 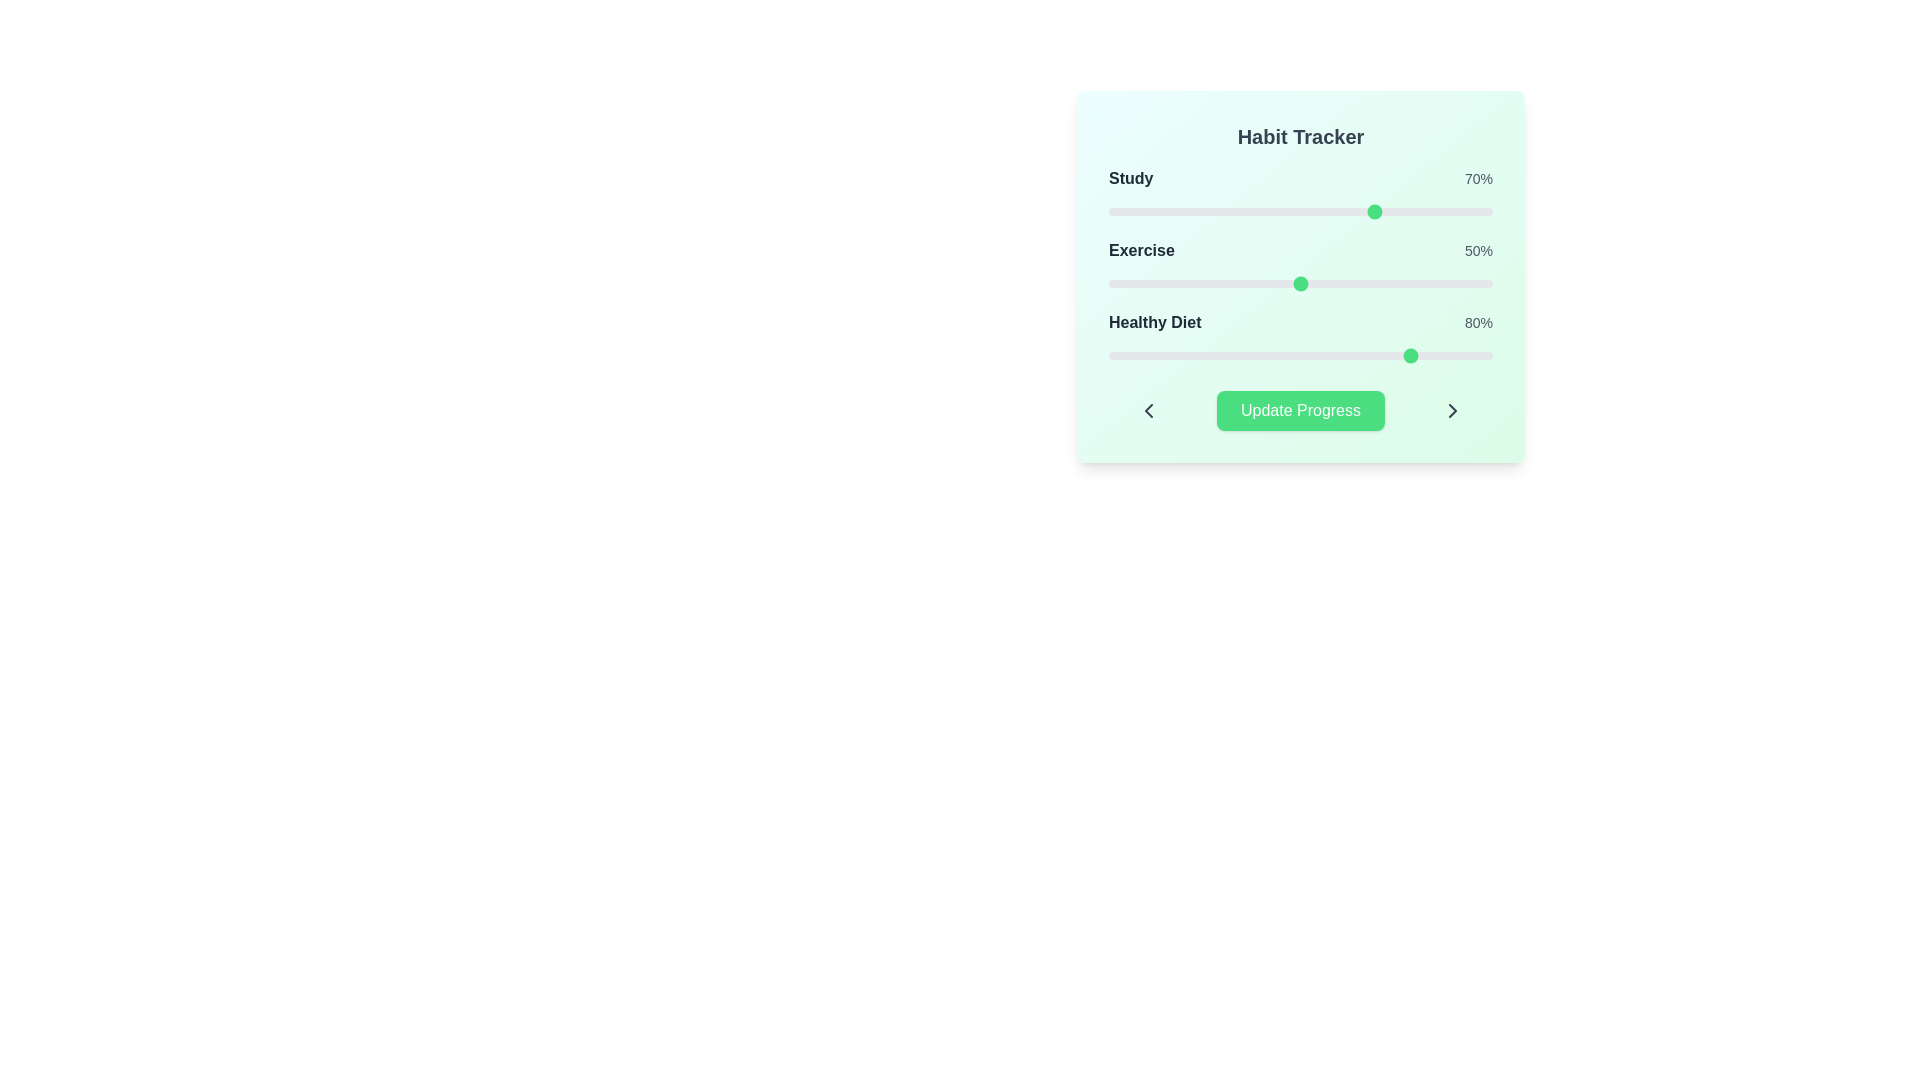 I want to click on the left chevron button to navigate to the previous section, so click(x=1148, y=410).